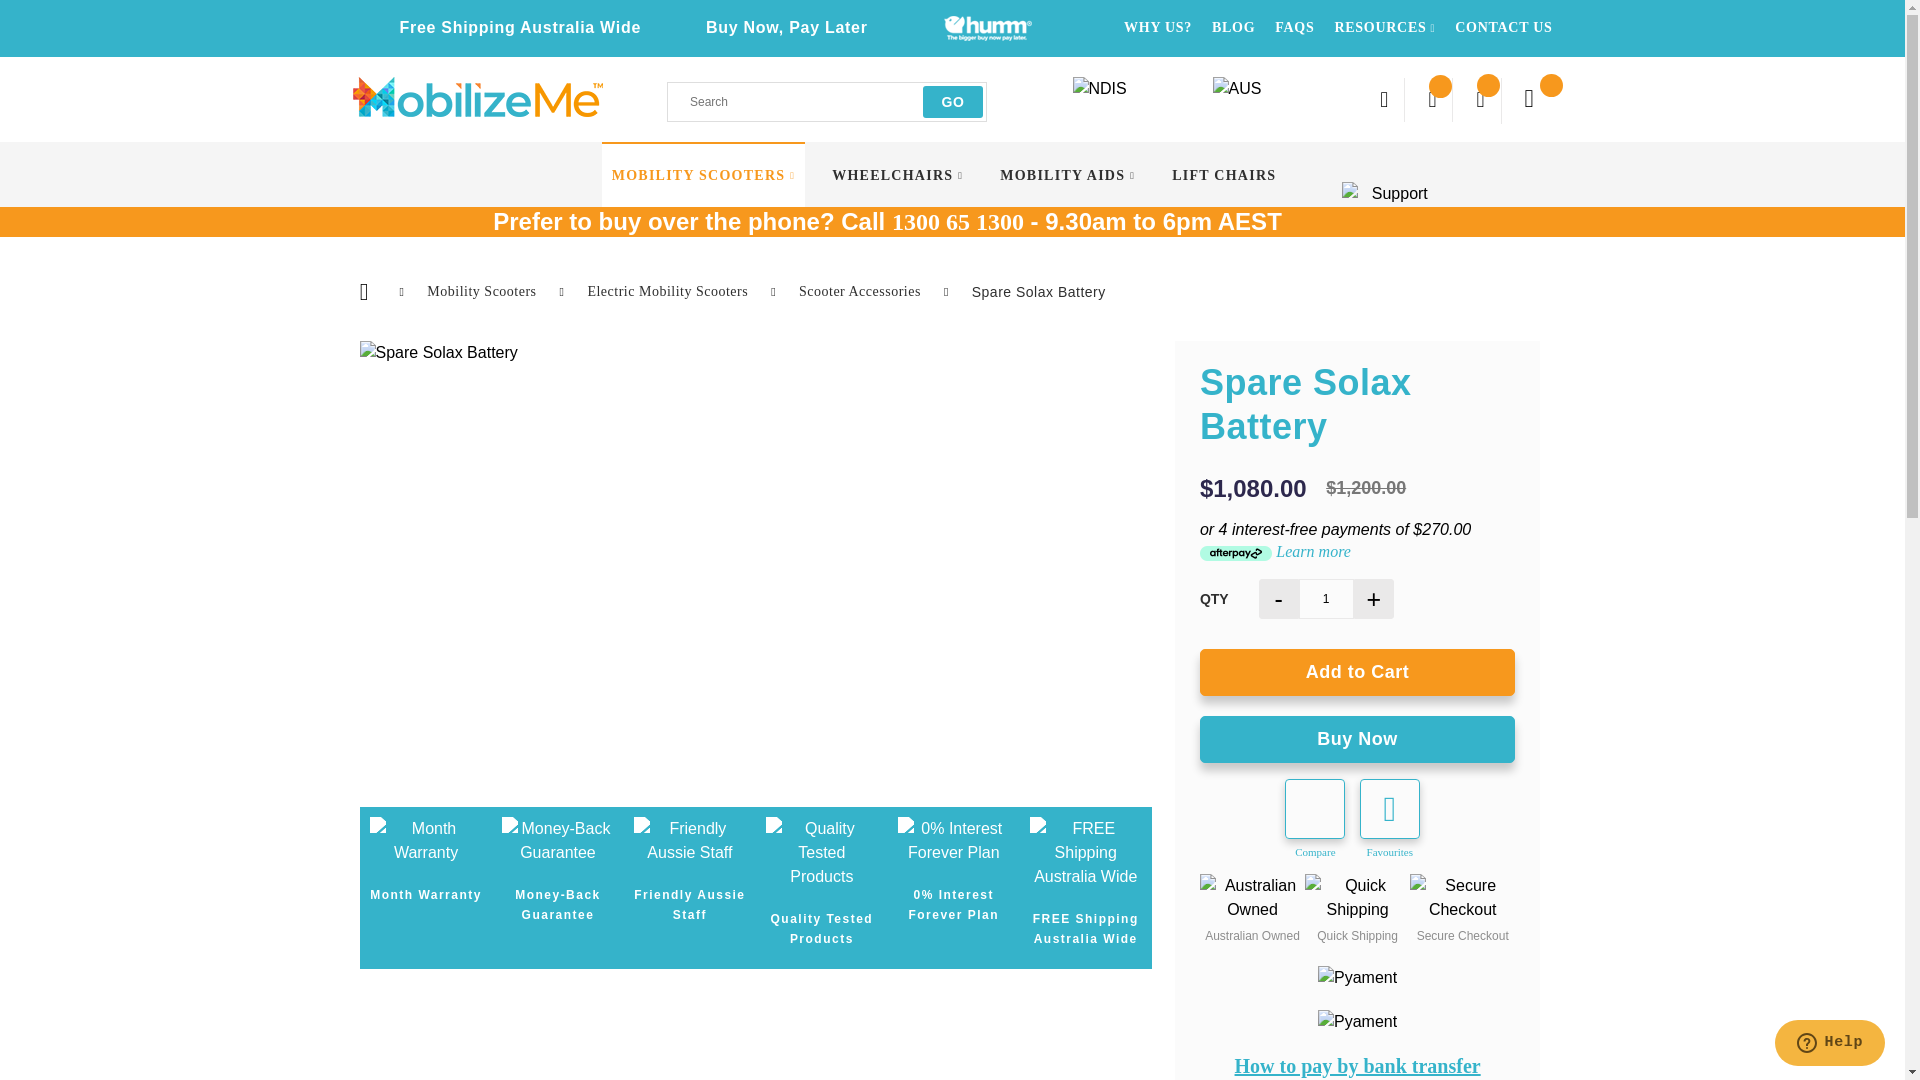 The height and width of the screenshot is (1080, 1920). Describe the element at coordinates (425, 840) in the screenshot. I see `'Month Warranty'` at that location.